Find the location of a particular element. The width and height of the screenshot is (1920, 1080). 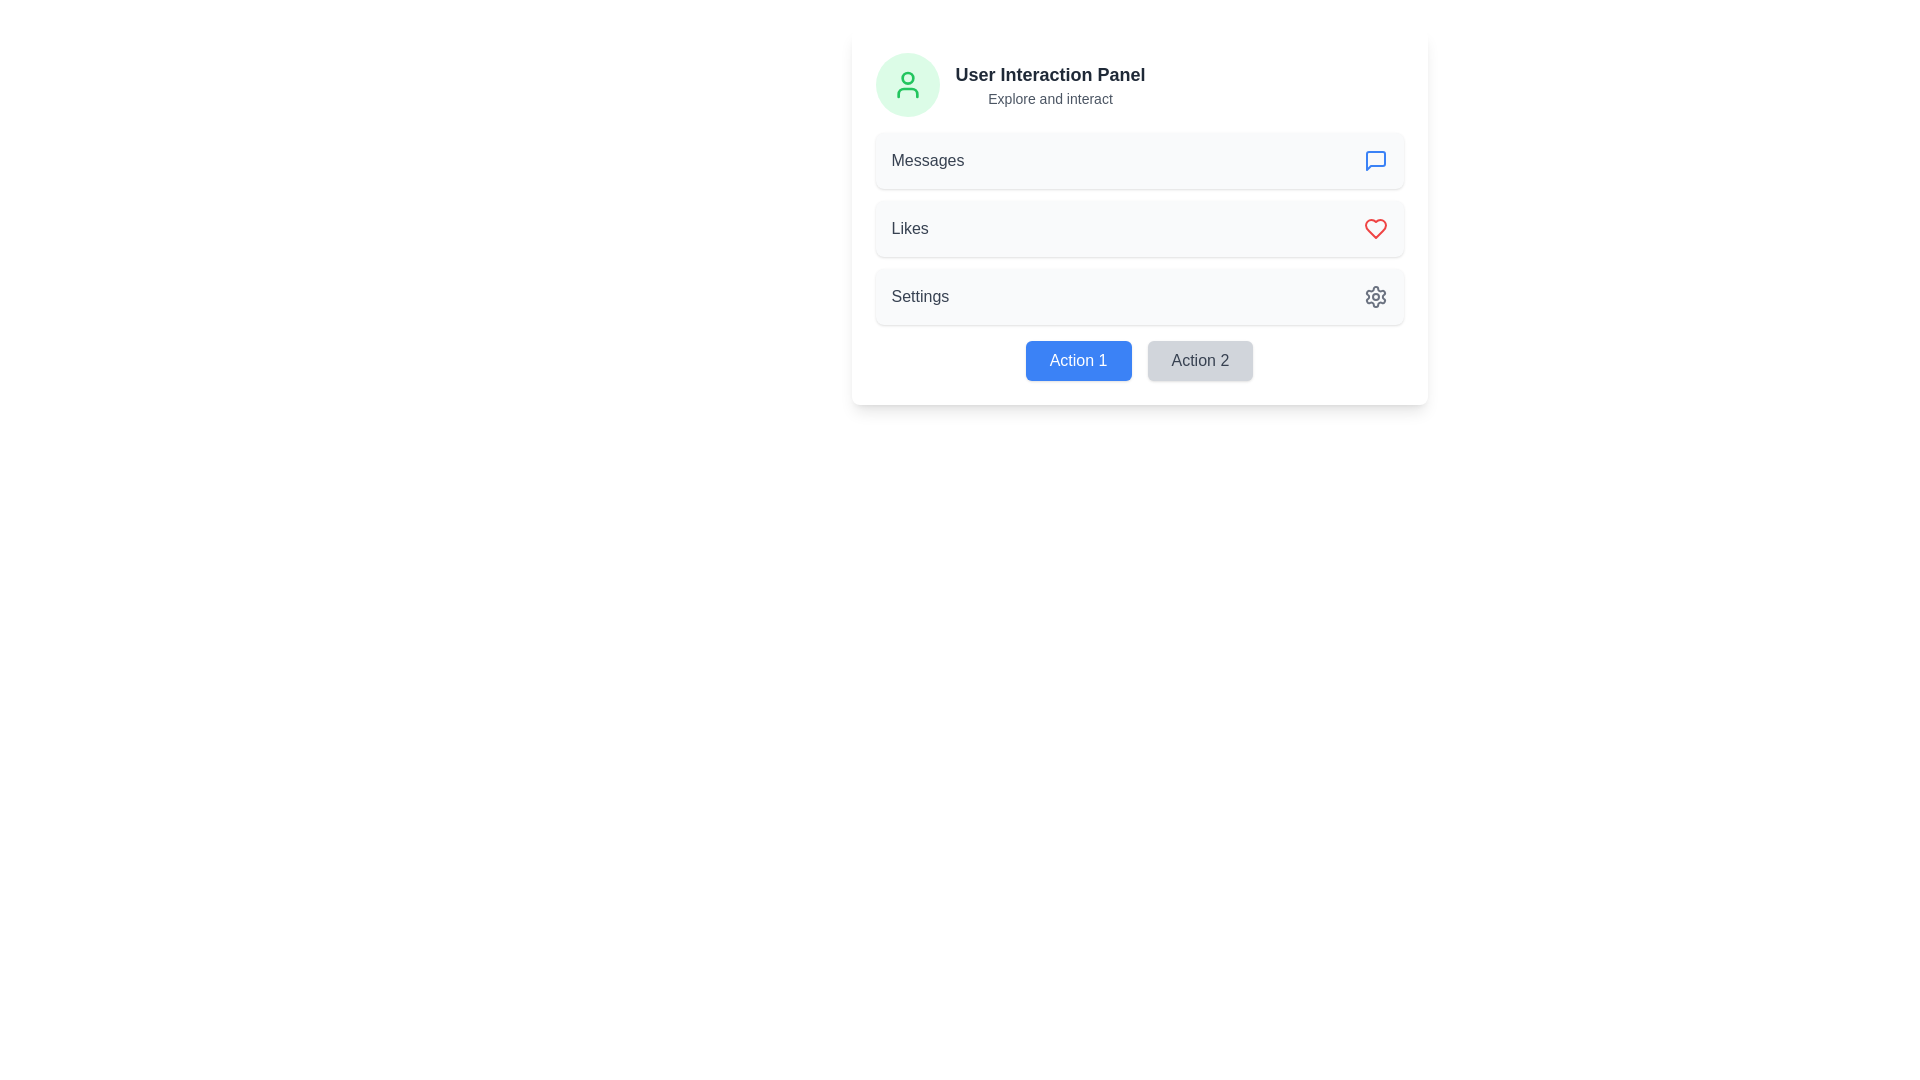

the user avatar icon located at the top left corner of the 'User Interaction Panel', adjacent to the text 'User Interaction Panel' and 'Explore and interact' is located at coordinates (906, 83).